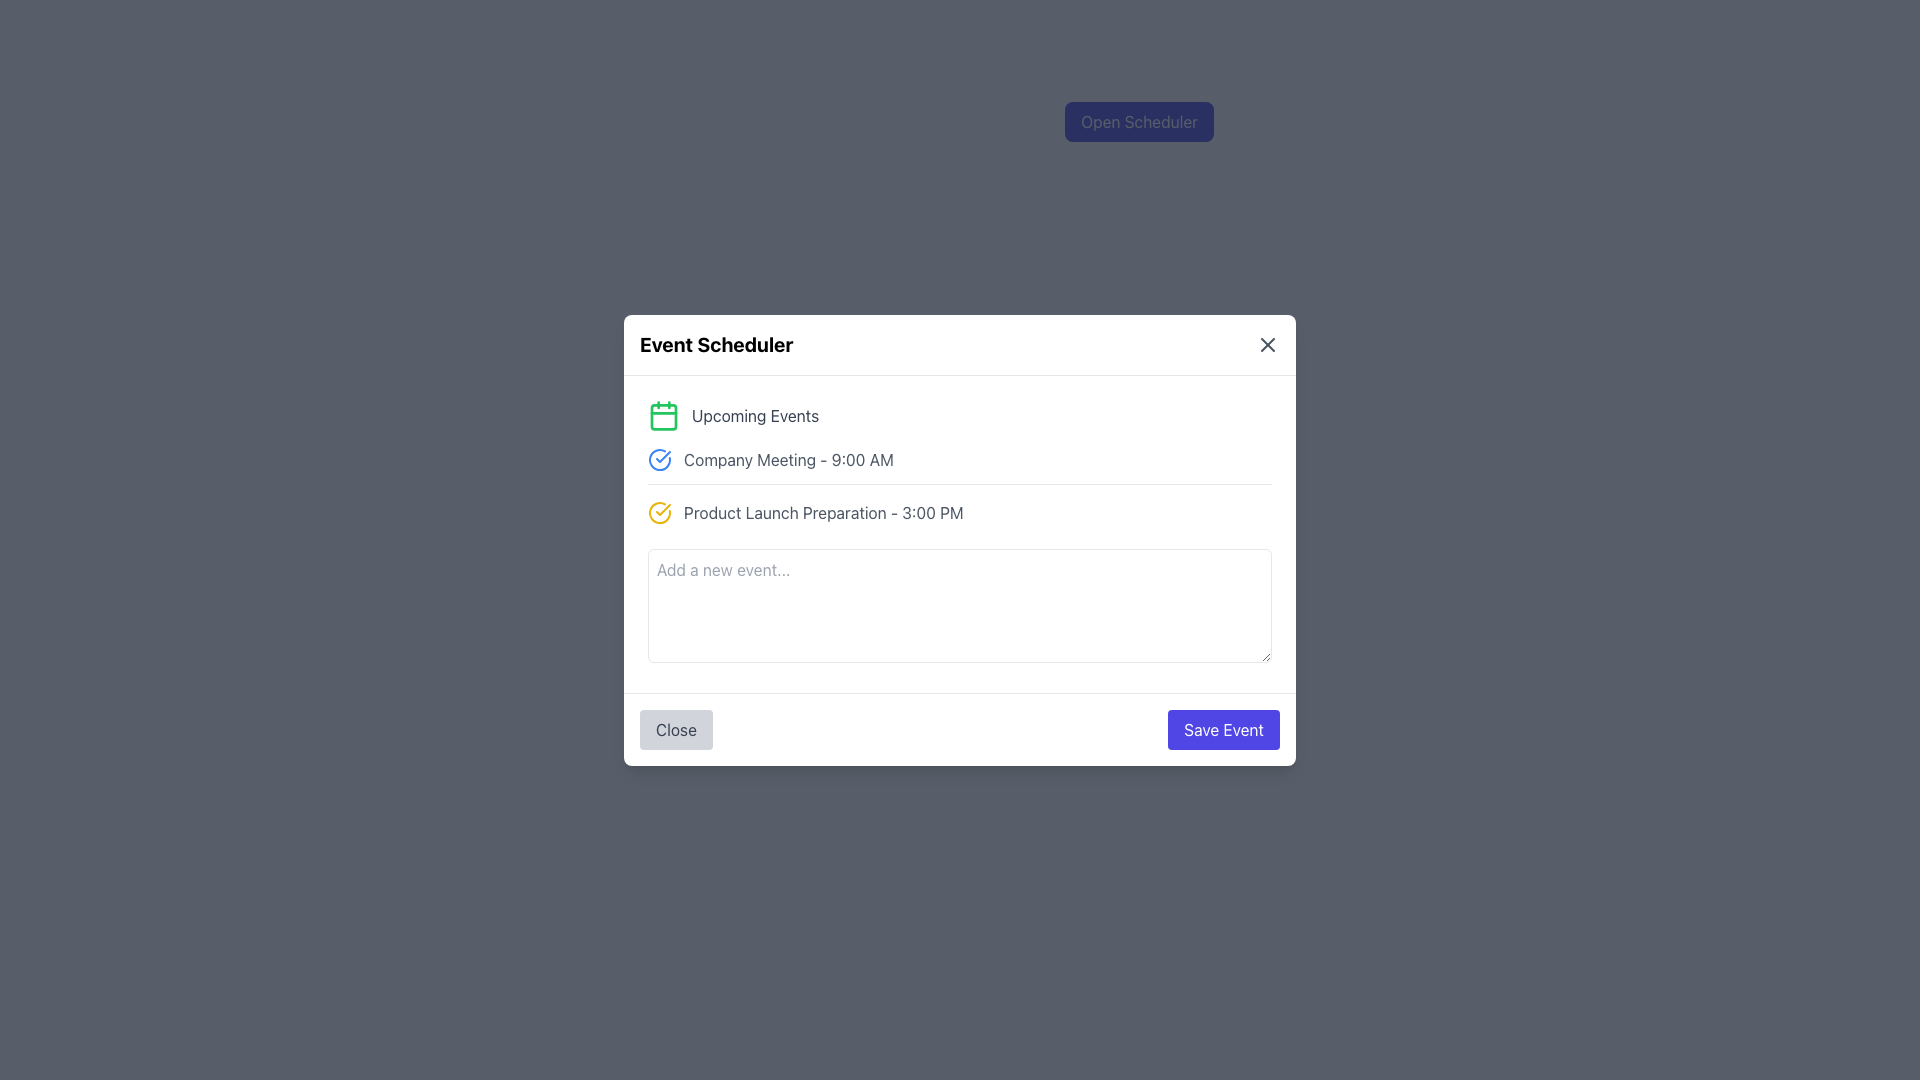 The width and height of the screenshot is (1920, 1080). I want to click on the text label displaying 'Product Launch Preparation - 3:00 PM' in gray-colored font within the 'Event Scheduler' dialog, so click(823, 511).